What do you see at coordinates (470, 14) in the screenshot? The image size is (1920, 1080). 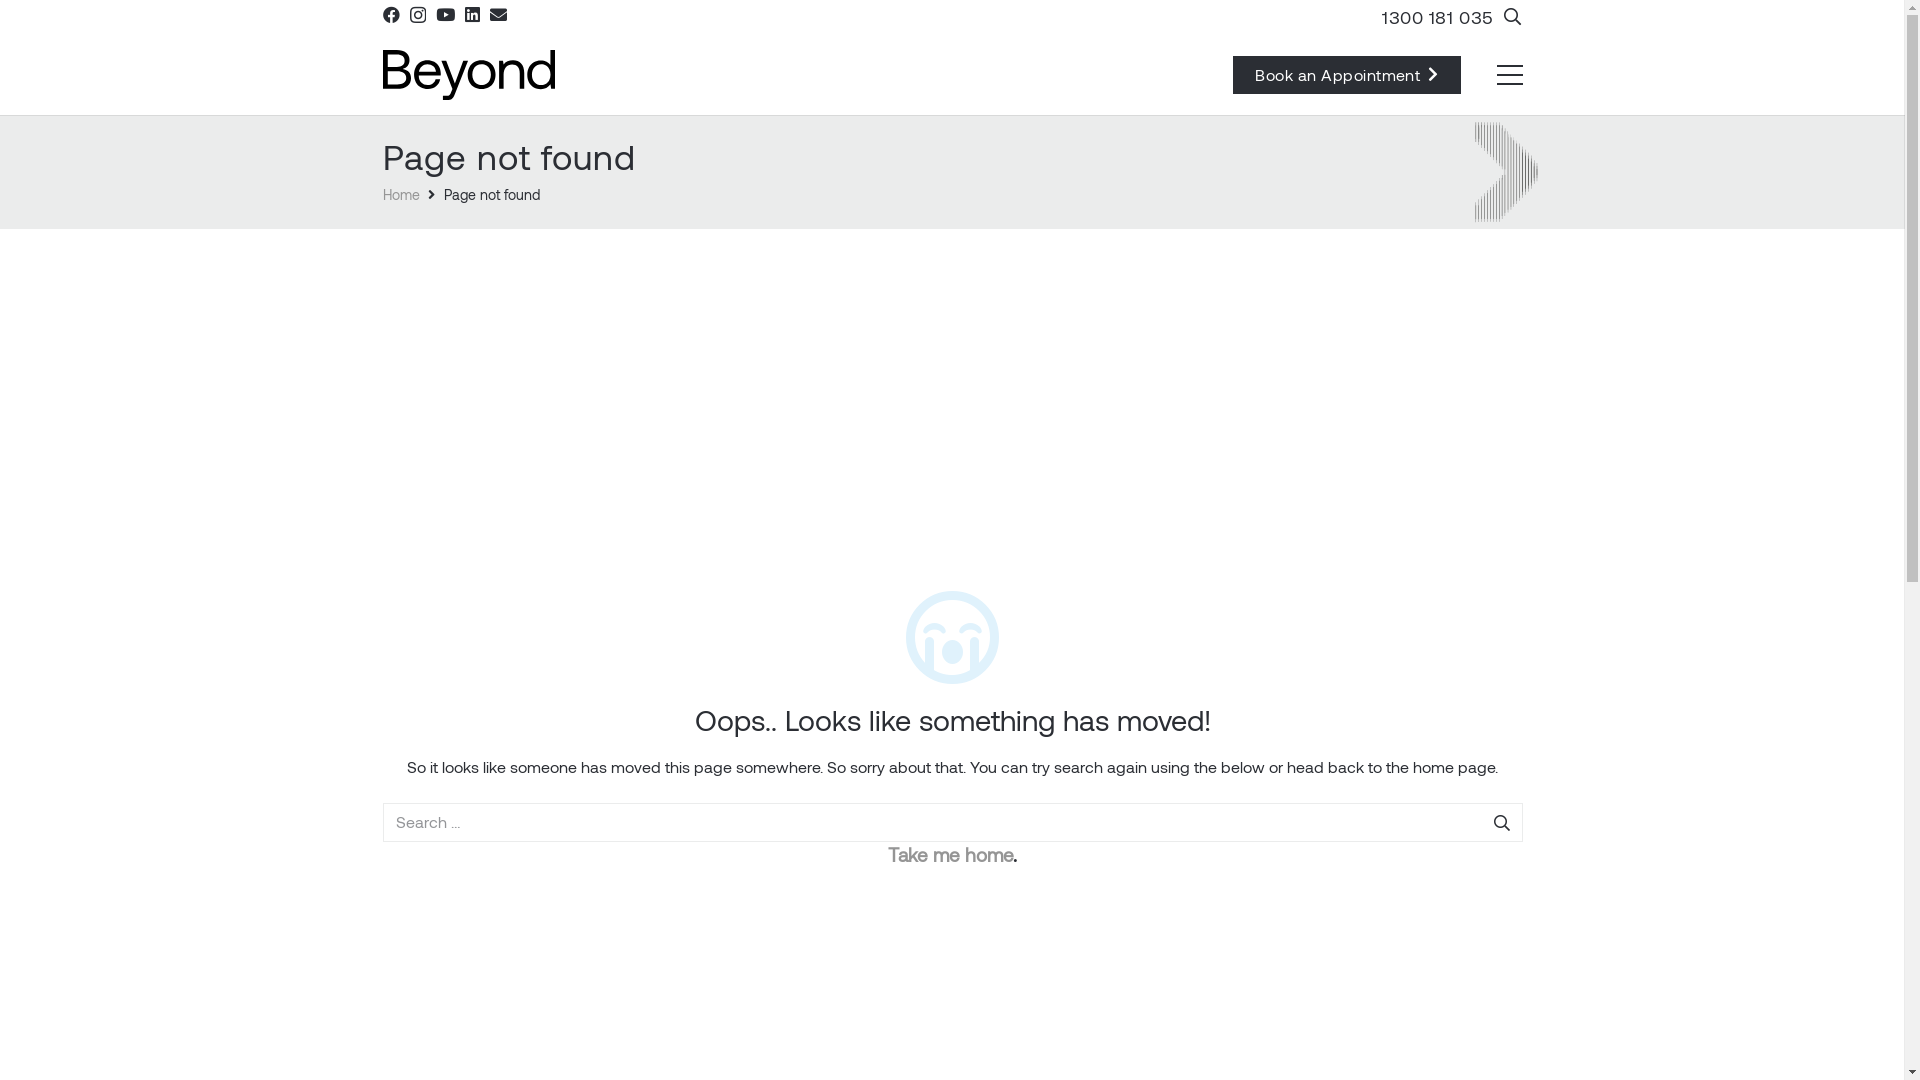 I see `'LinkedIn'` at bounding box center [470, 14].